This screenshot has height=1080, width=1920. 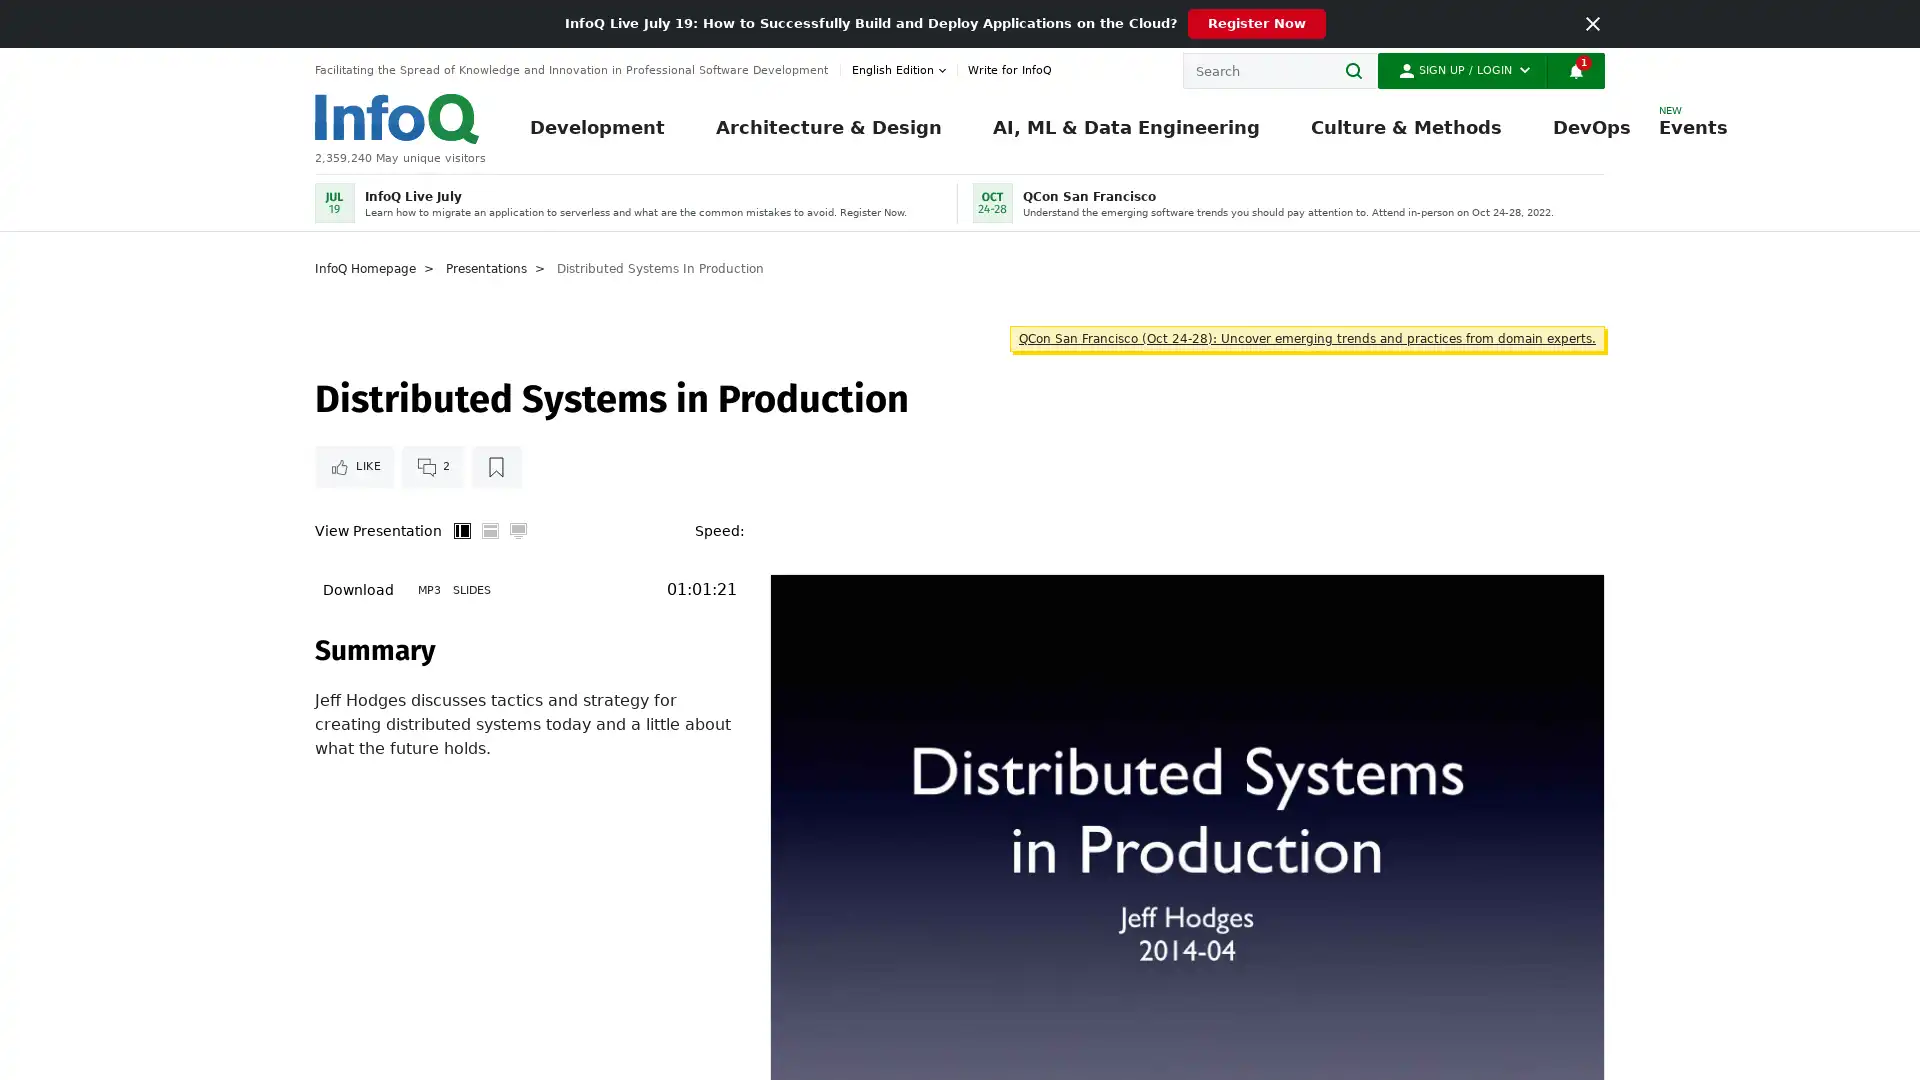 What do you see at coordinates (354, 486) in the screenshot?
I see `Like` at bounding box center [354, 486].